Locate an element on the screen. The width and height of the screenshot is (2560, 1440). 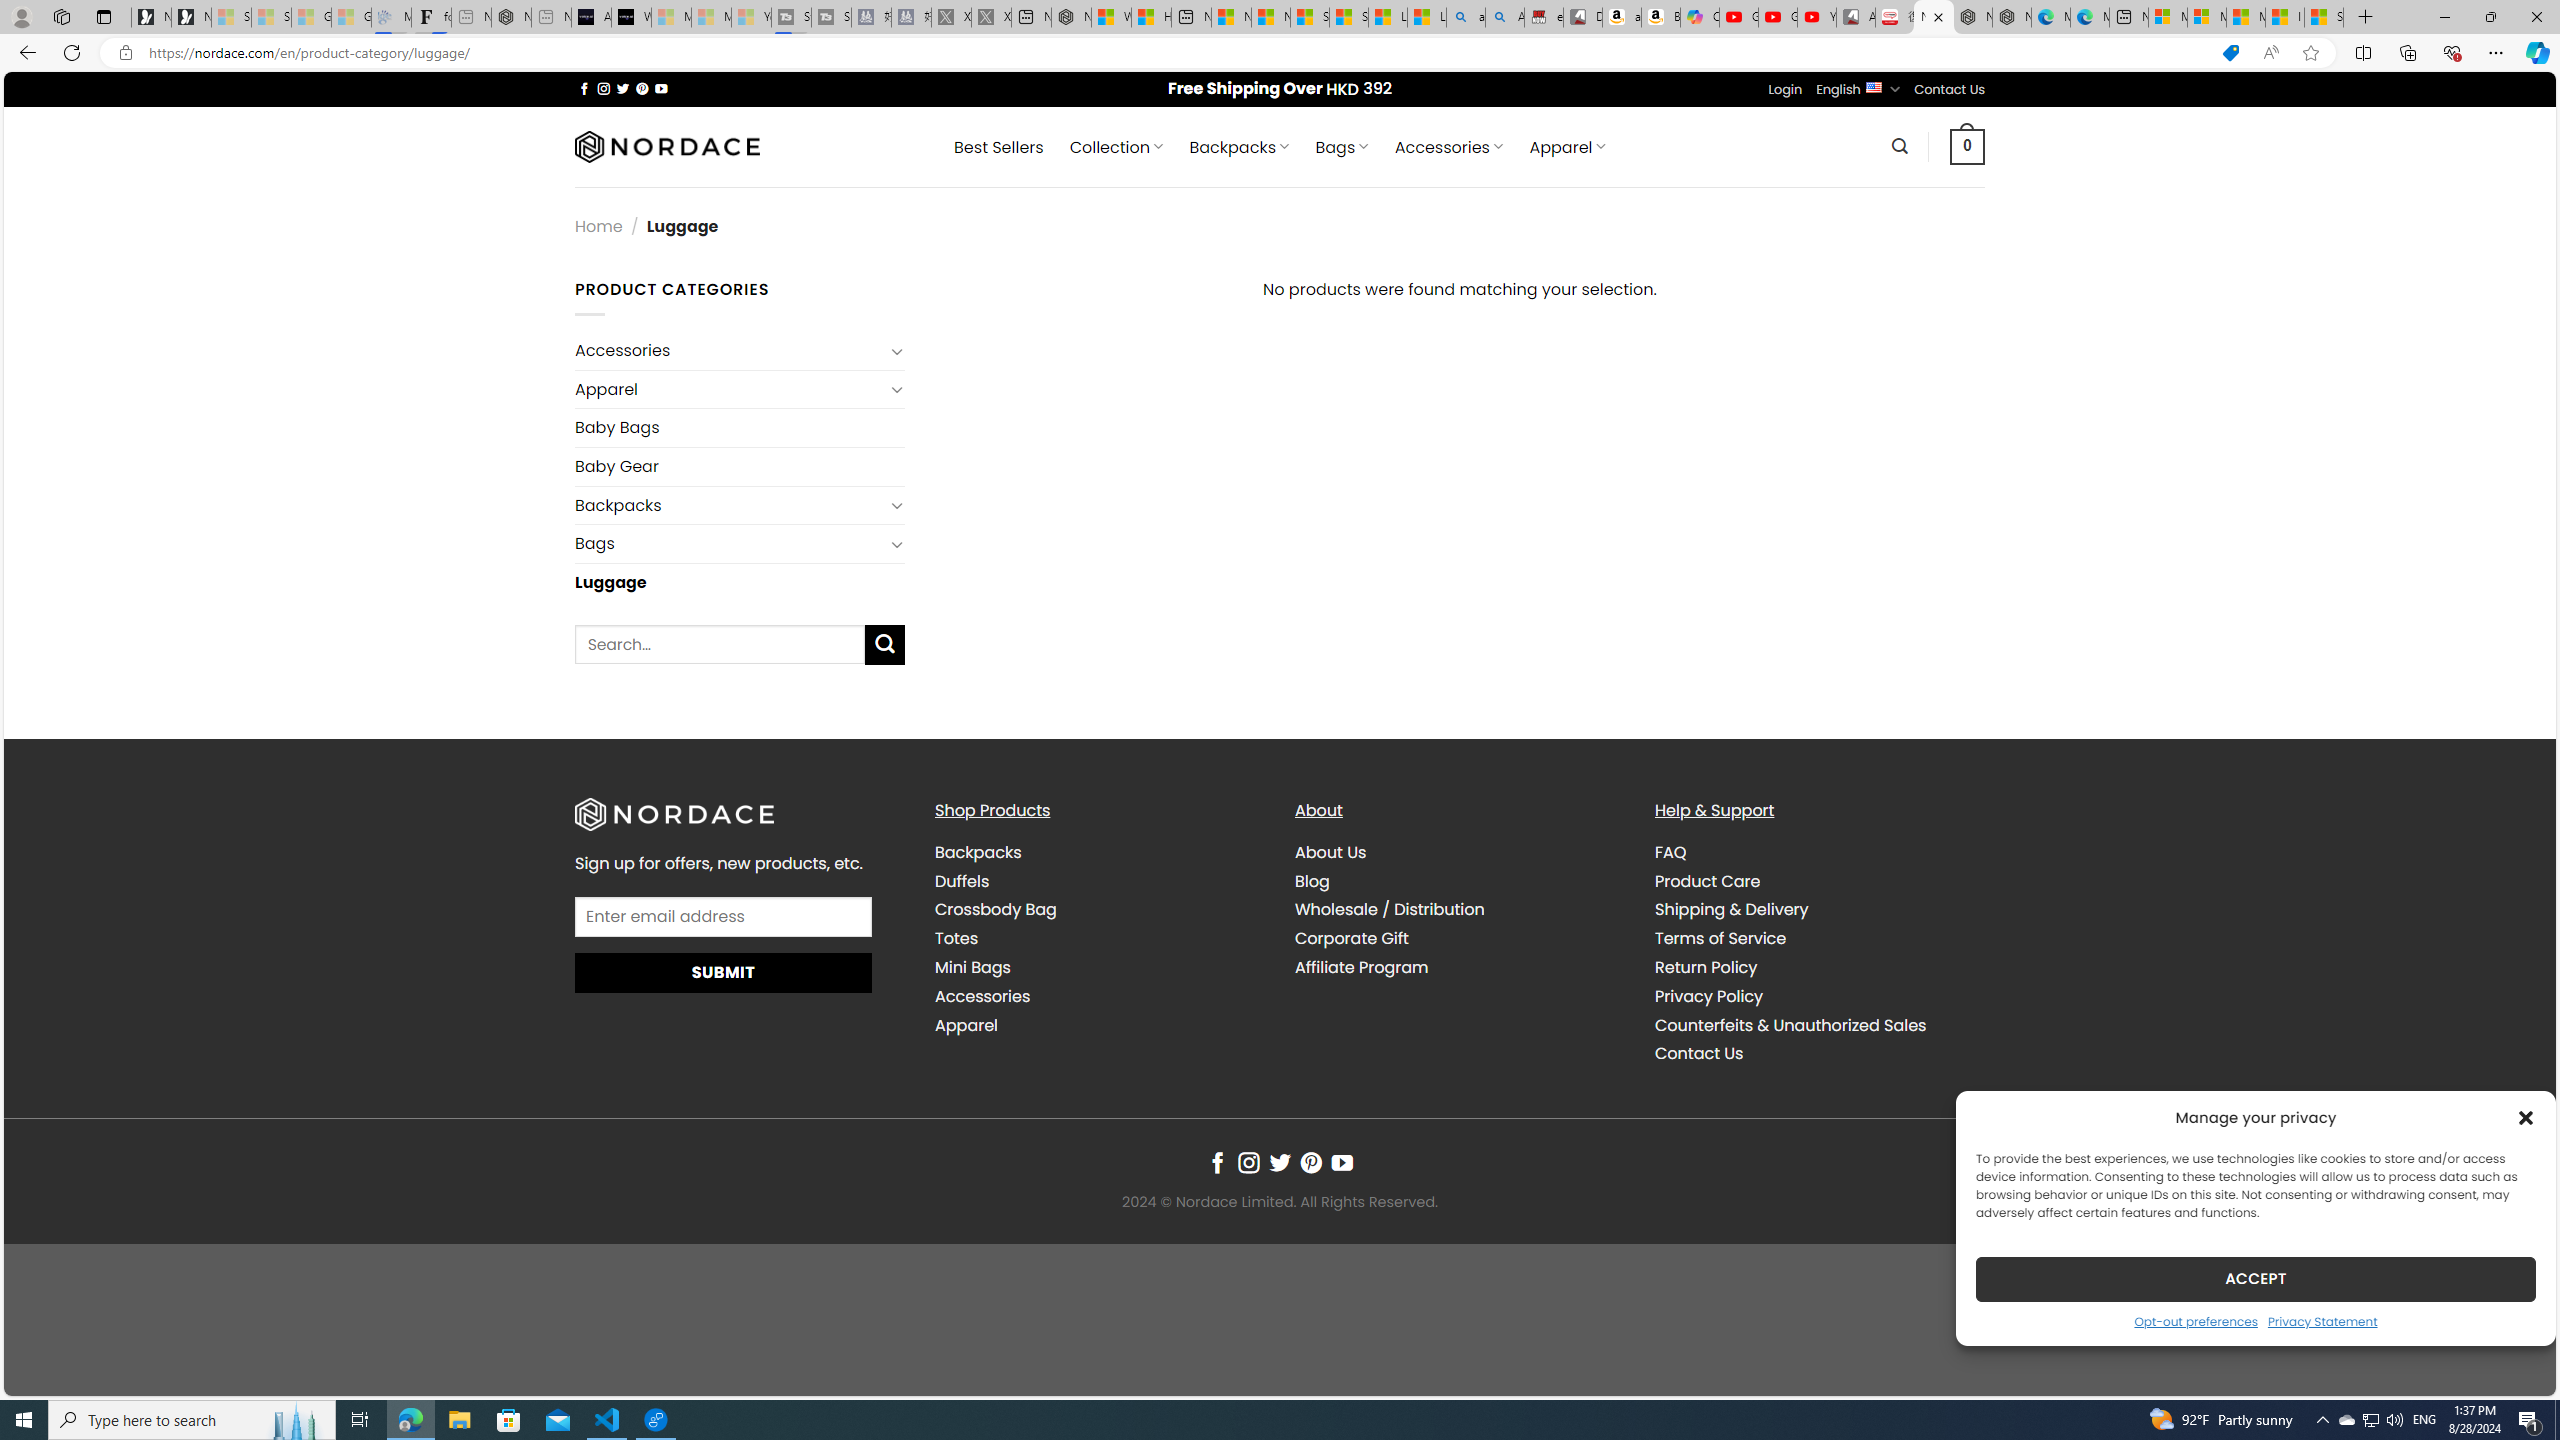
'Login' is located at coordinates (1785, 88).